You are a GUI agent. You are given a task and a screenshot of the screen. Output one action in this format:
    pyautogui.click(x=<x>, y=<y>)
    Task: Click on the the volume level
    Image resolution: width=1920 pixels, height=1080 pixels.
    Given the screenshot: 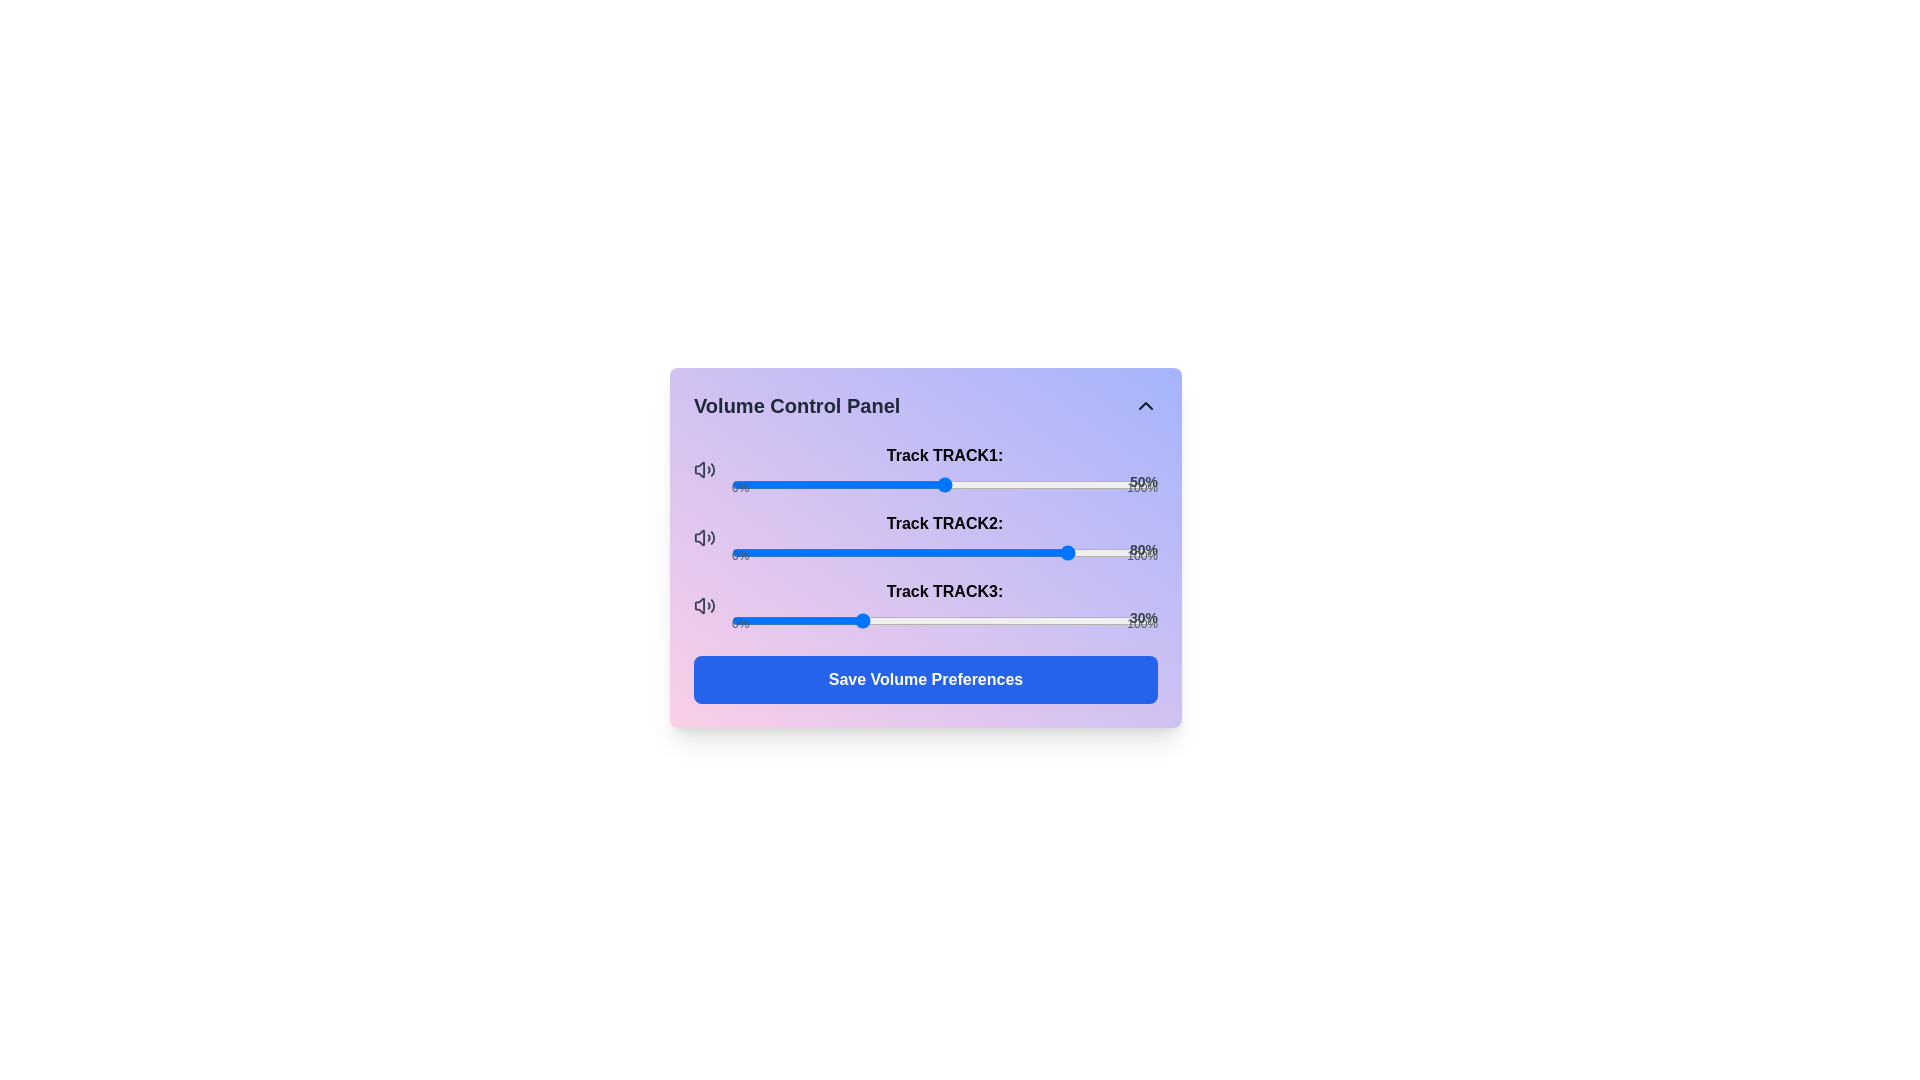 What is the action you would take?
    pyautogui.click(x=747, y=552)
    